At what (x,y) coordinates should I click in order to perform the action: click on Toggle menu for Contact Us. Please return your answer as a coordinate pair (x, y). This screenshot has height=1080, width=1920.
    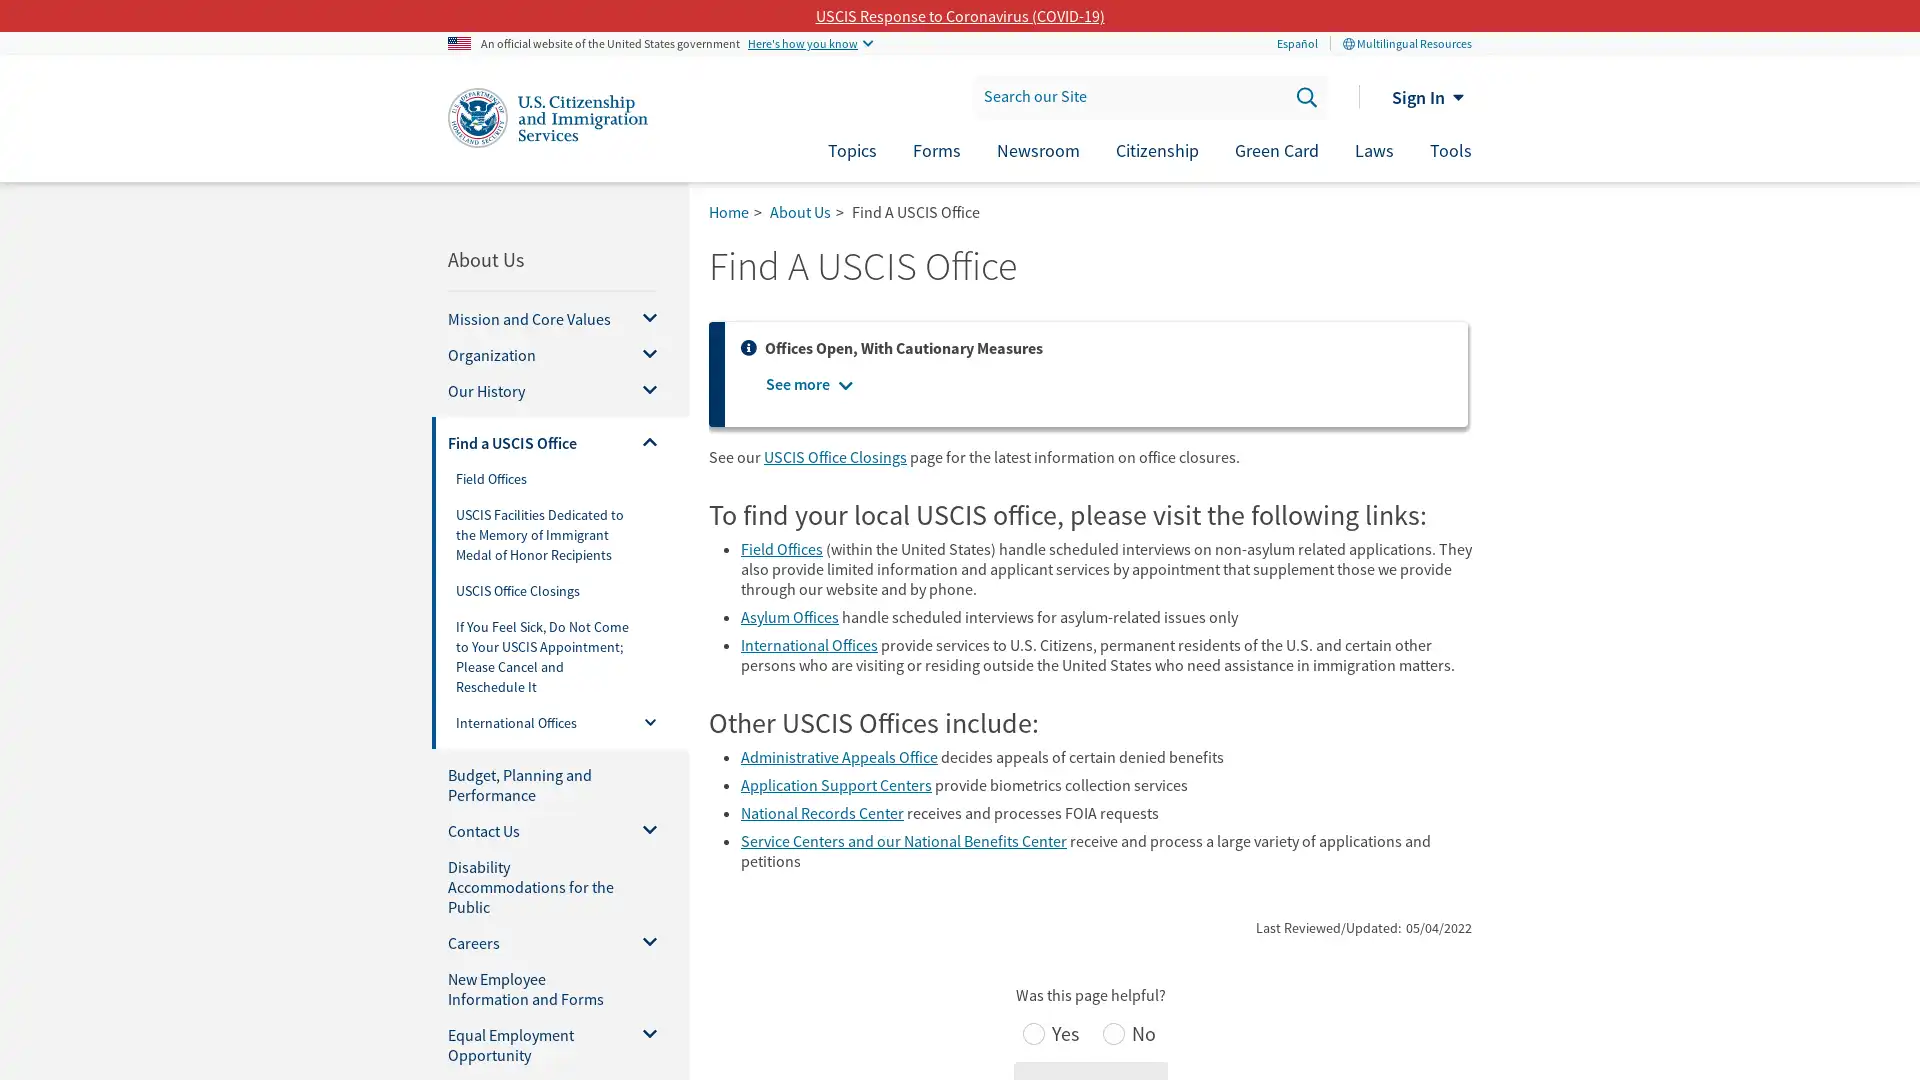
    Looking at the image, I should click on (642, 830).